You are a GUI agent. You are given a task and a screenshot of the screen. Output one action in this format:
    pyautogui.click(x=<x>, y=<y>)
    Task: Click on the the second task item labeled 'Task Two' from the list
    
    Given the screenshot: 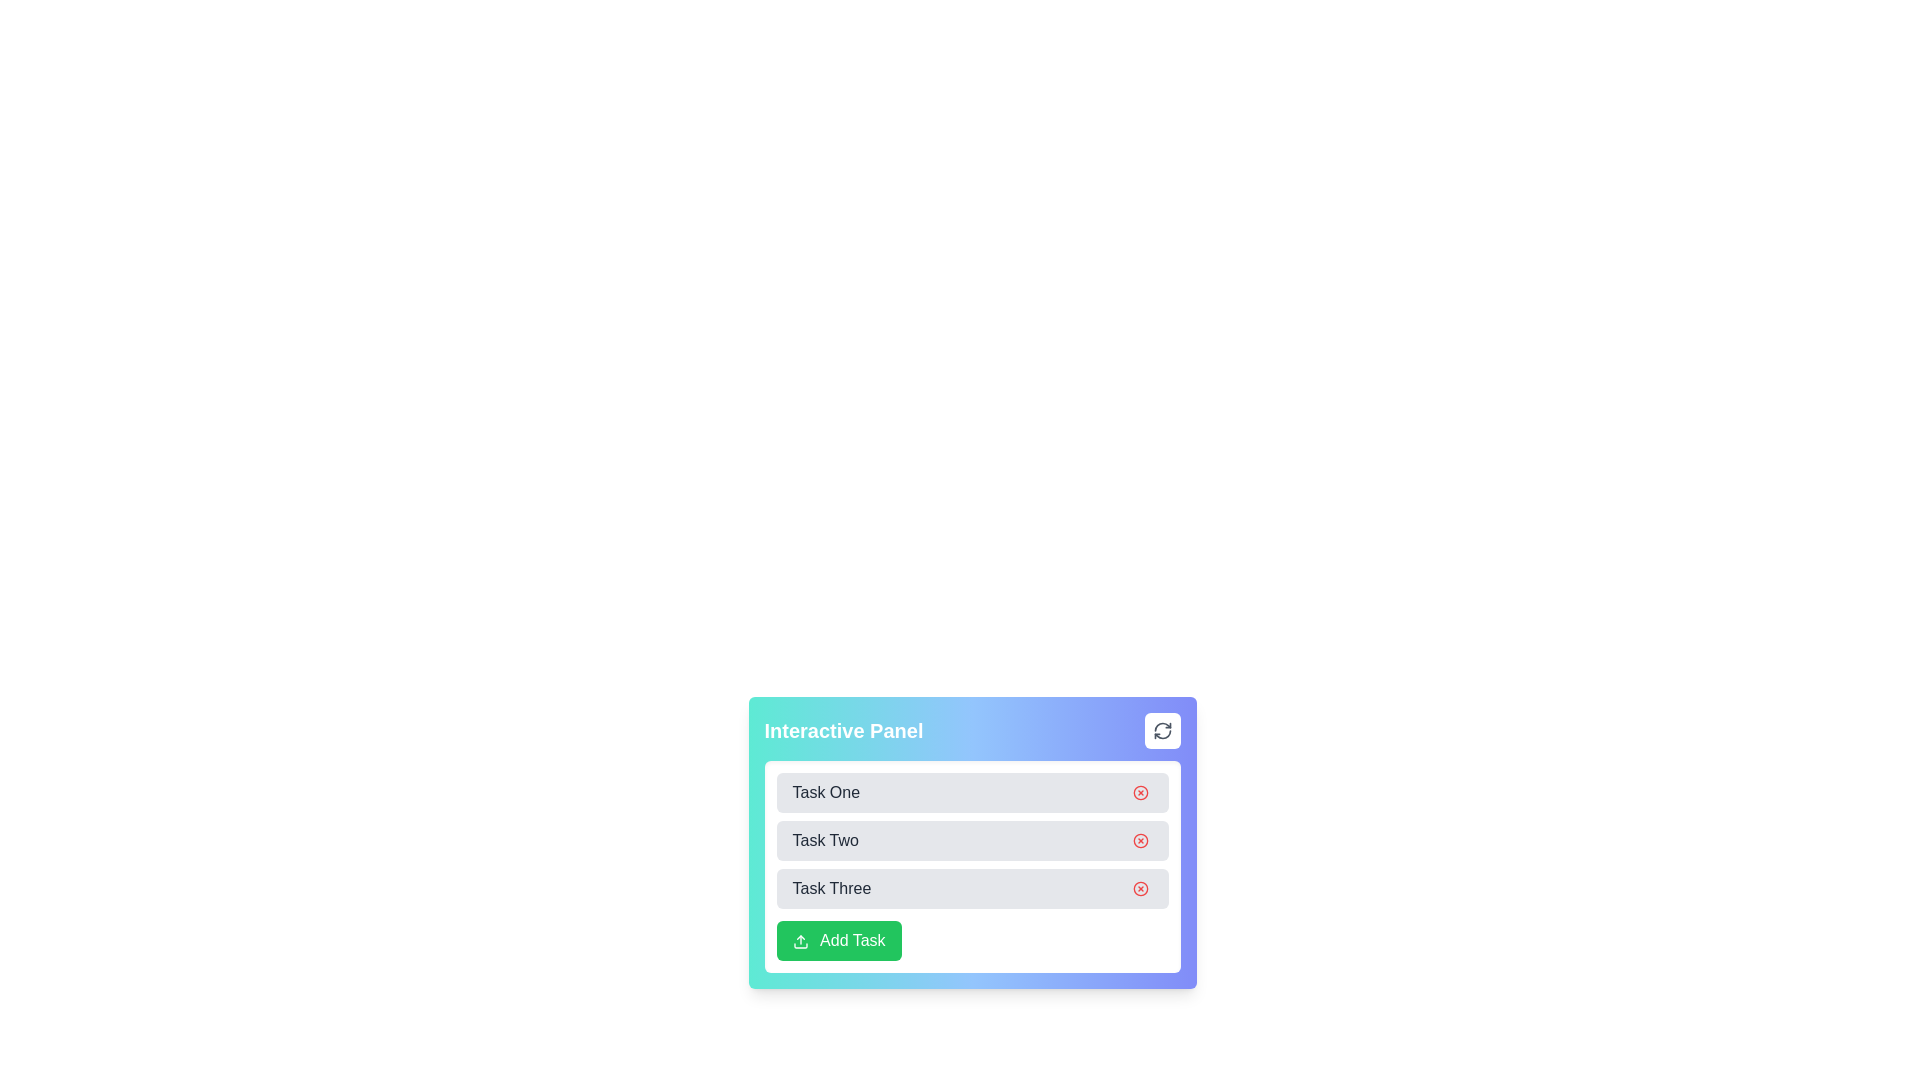 What is the action you would take?
    pyautogui.click(x=972, y=840)
    